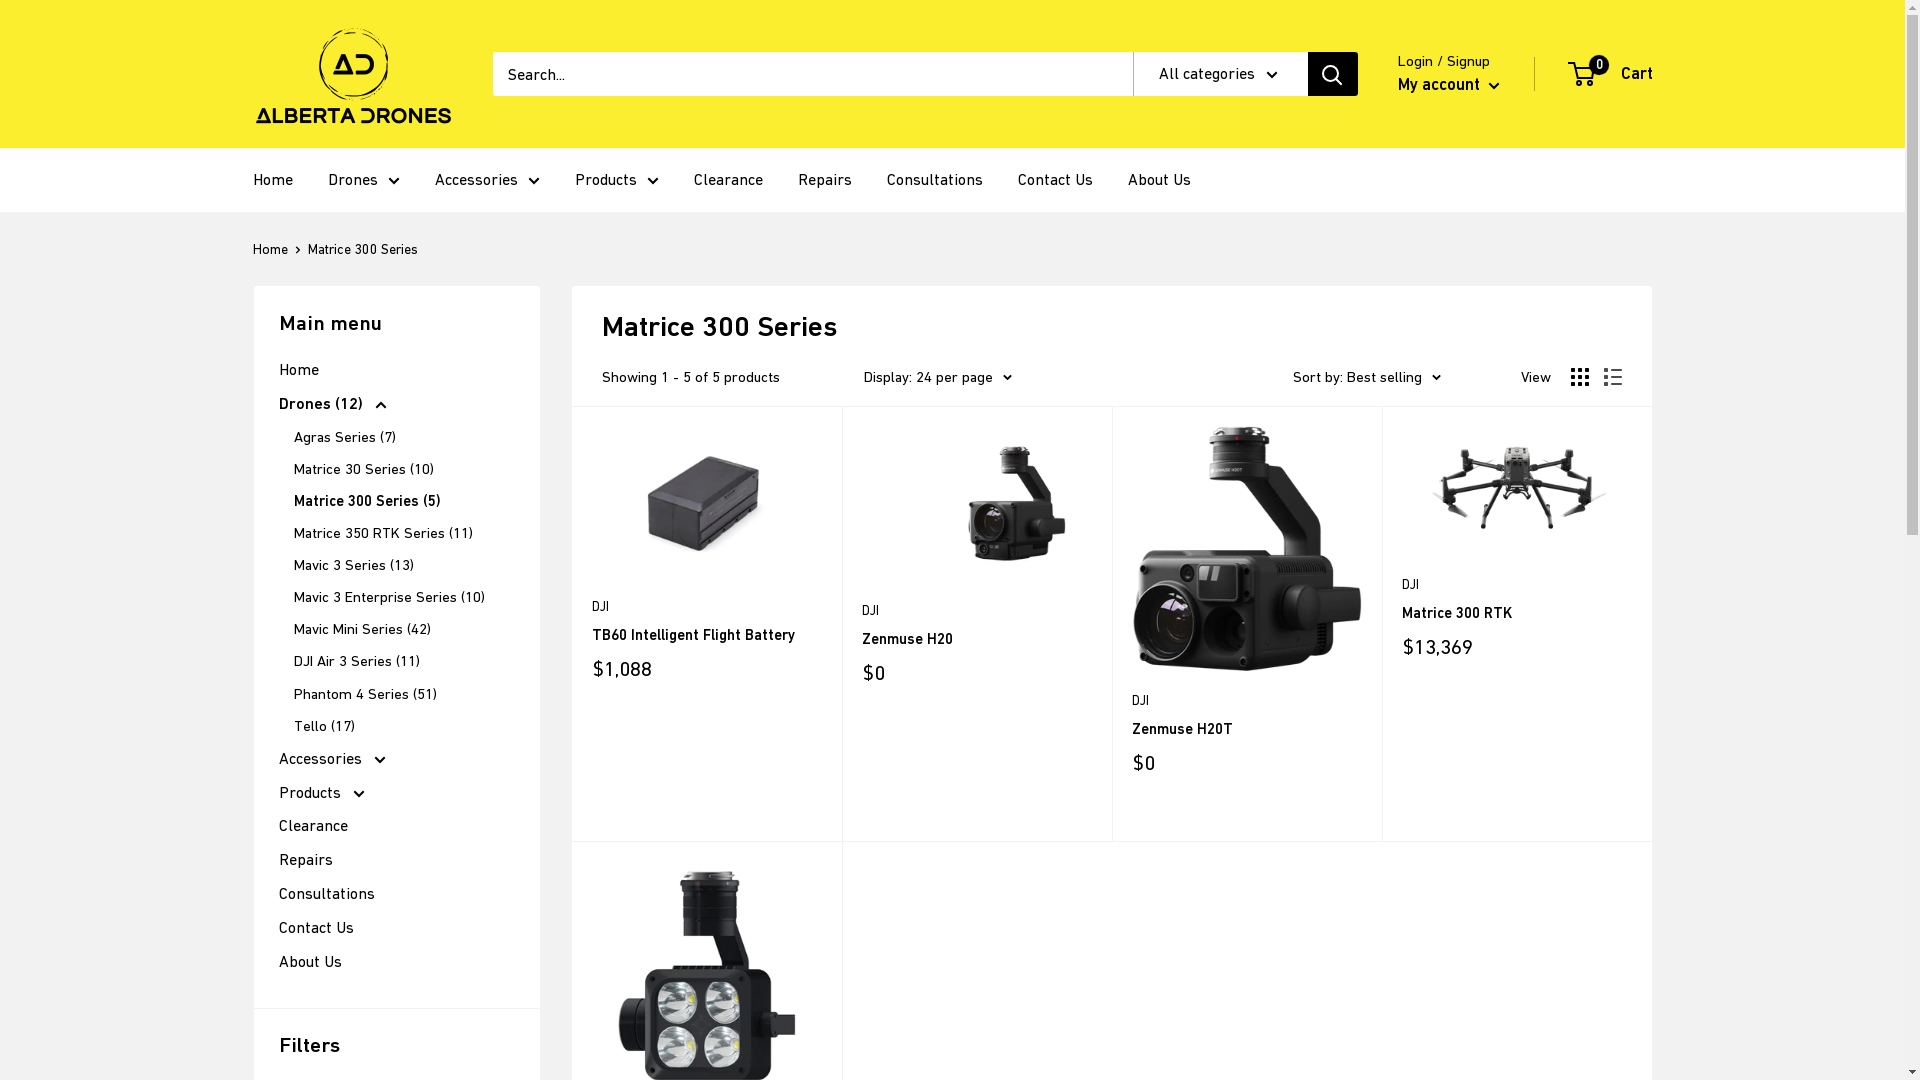 This screenshot has width=1920, height=1080. What do you see at coordinates (977, 638) in the screenshot?
I see `'Zenmuse H20'` at bounding box center [977, 638].